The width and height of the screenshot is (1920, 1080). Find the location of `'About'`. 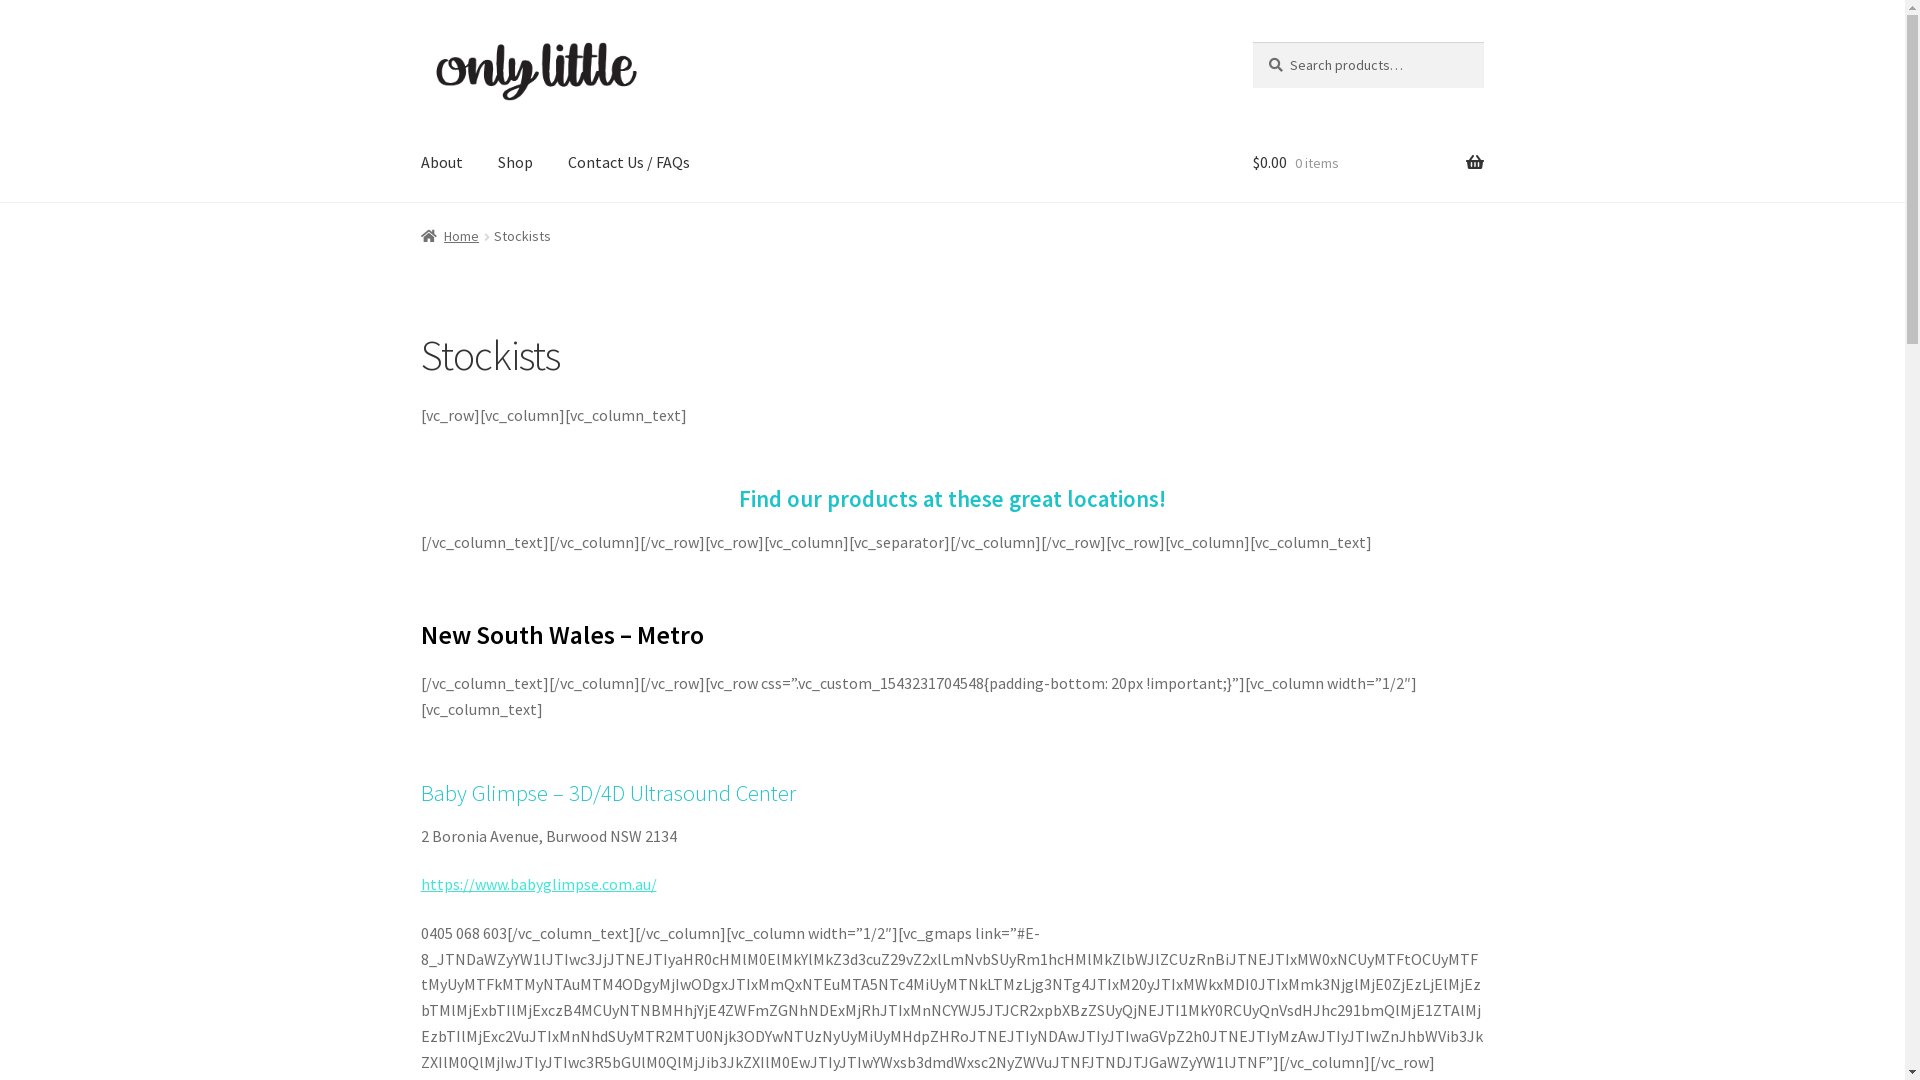

'About' is located at coordinates (440, 161).